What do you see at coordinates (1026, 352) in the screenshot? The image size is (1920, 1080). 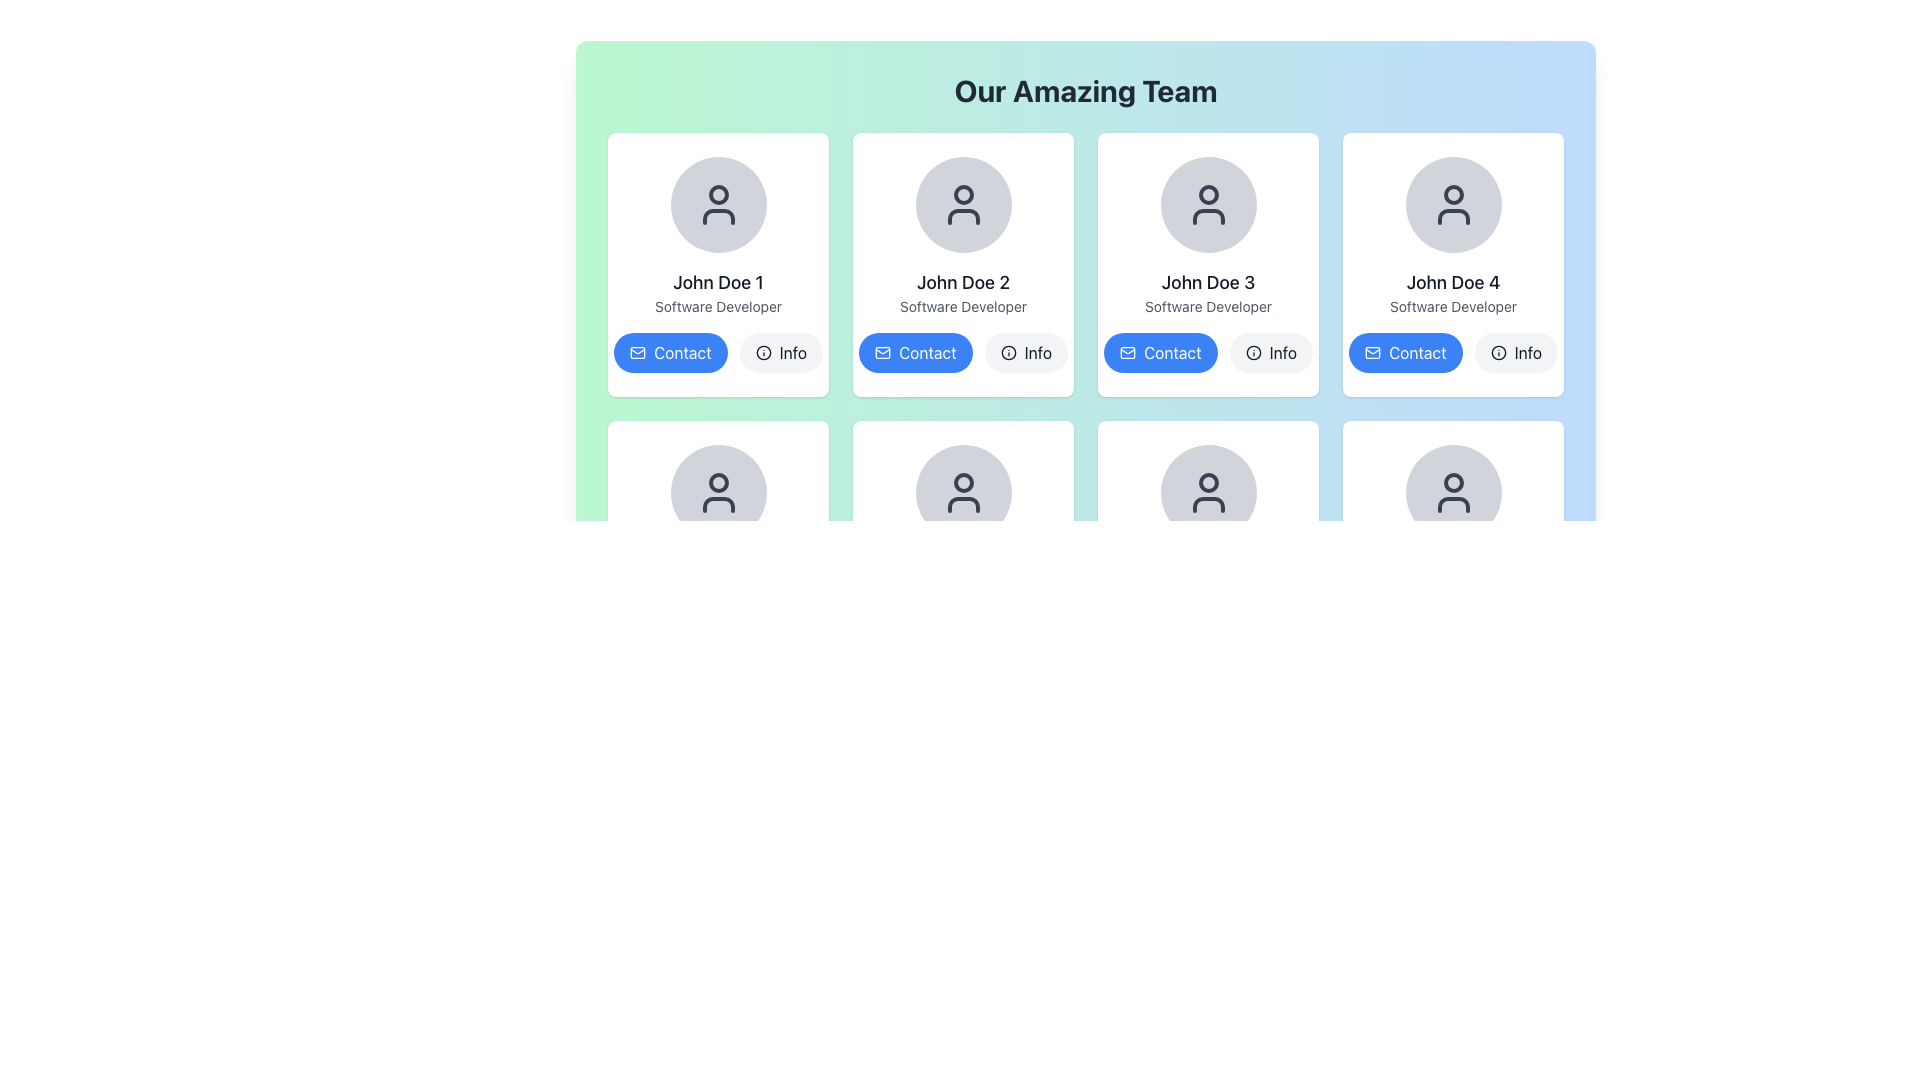 I see `the rounded rectangular button labeled 'Info' with an information icon, located` at bounding box center [1026, 352].